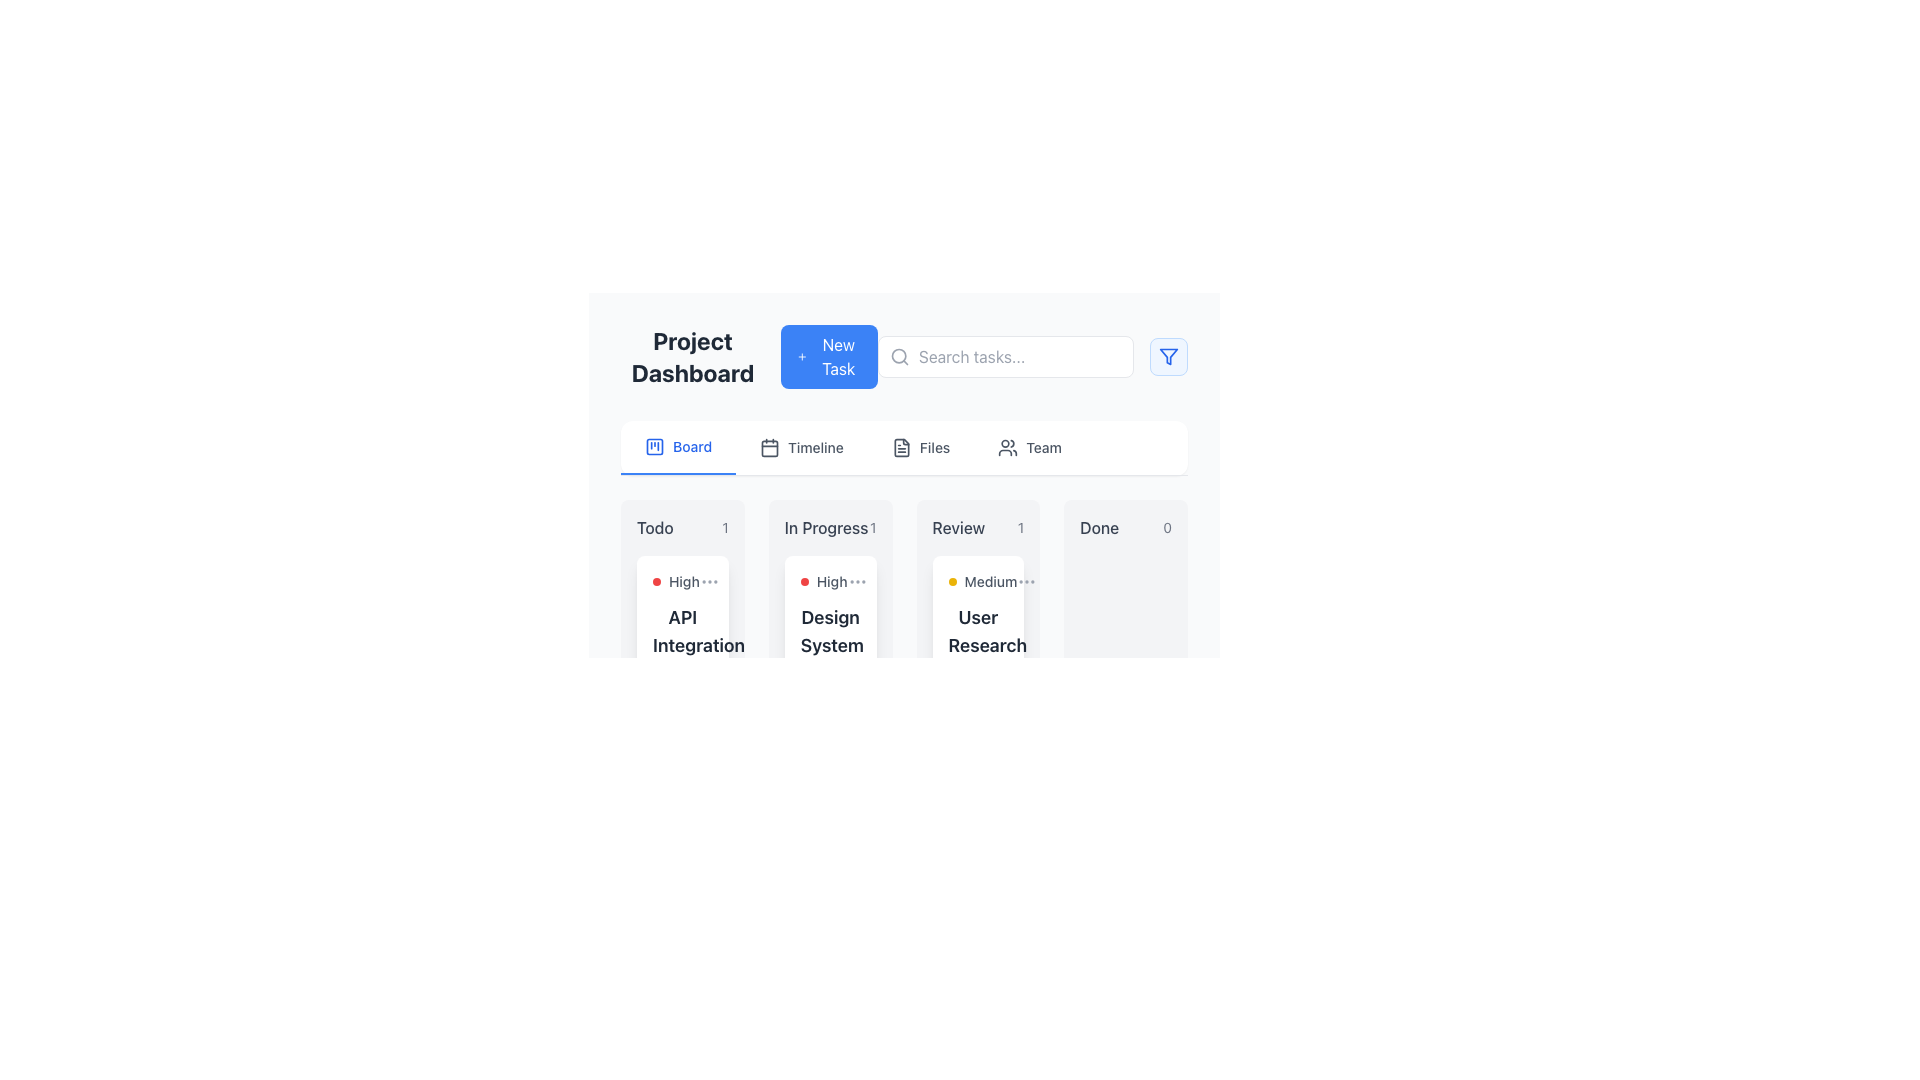  I want to click on the 'In Progress' category indicator in the project dashboard, so click(830, 527).